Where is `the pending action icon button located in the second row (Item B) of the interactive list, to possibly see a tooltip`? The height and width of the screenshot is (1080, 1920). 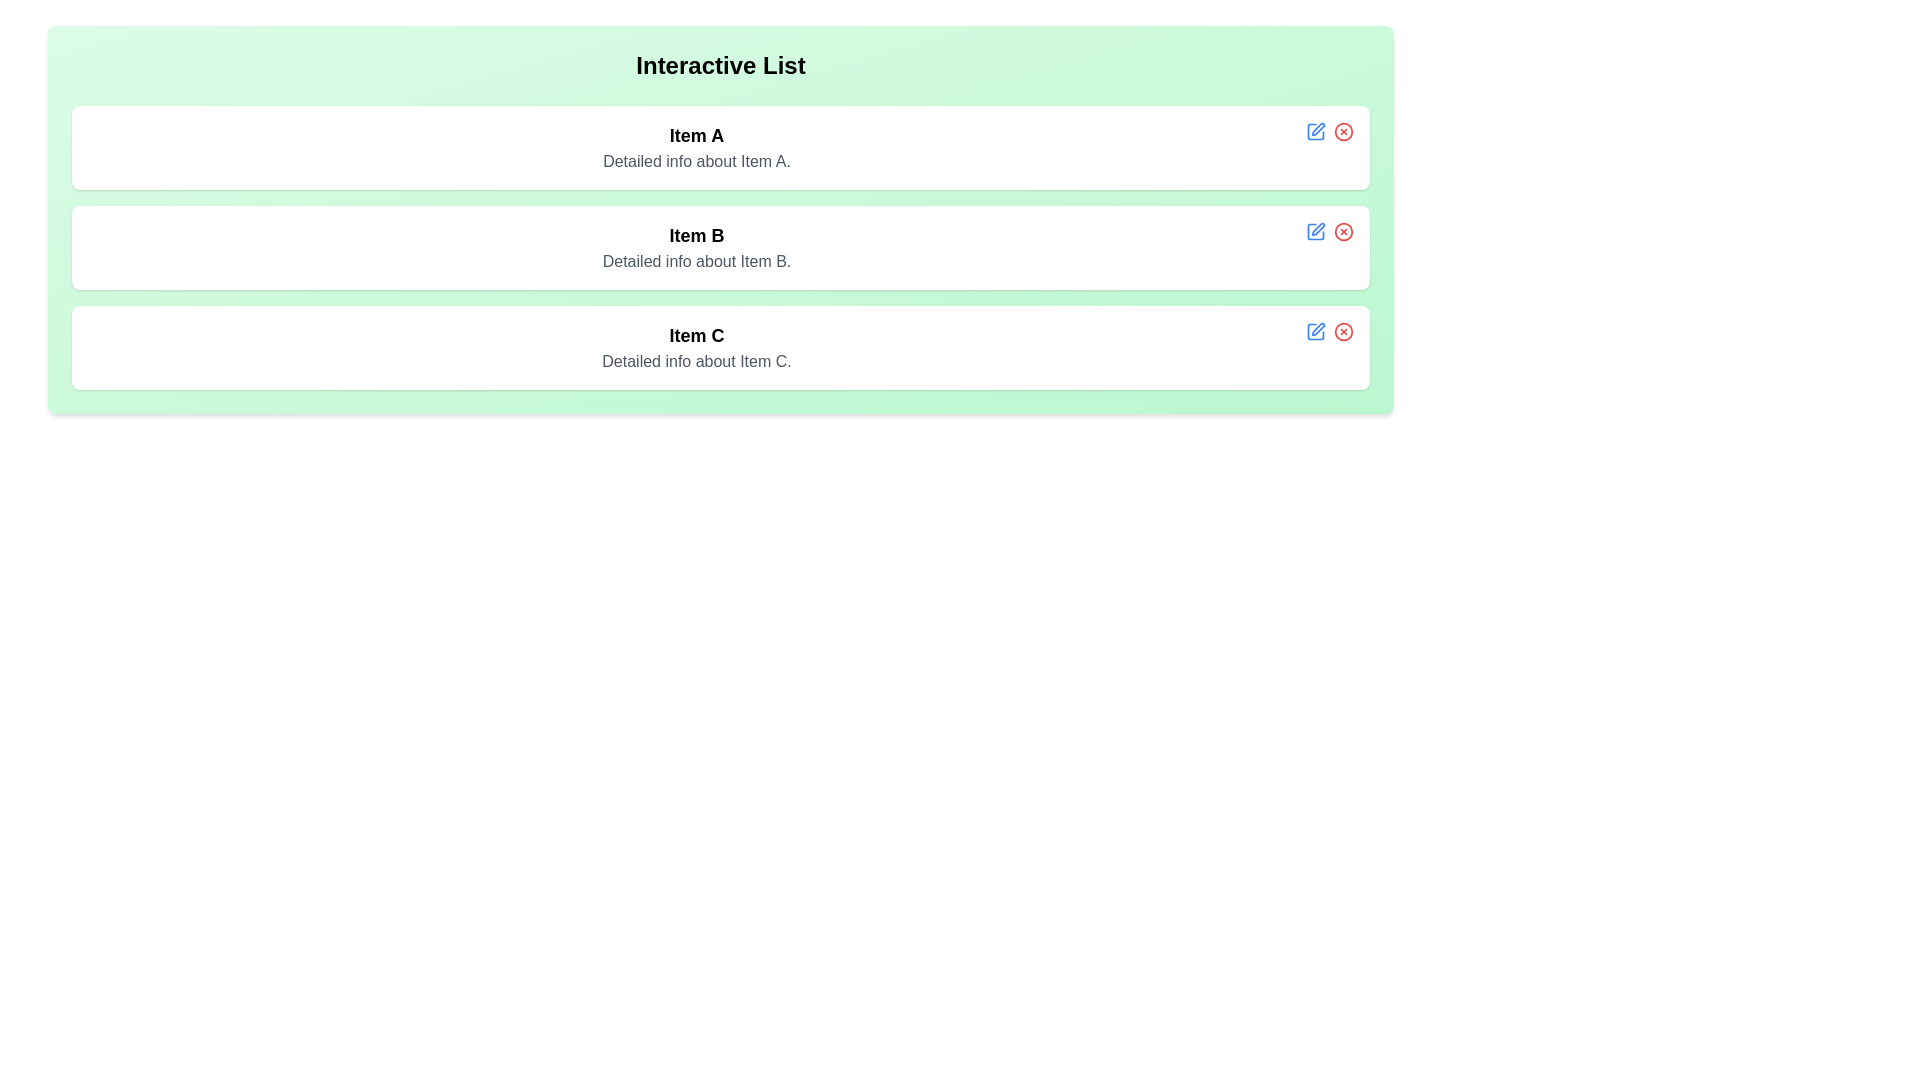 the pending action icon button located in the second row (Item B) of the interactive list, to possibly see a tooltip is located at coordinates (1318, 228).